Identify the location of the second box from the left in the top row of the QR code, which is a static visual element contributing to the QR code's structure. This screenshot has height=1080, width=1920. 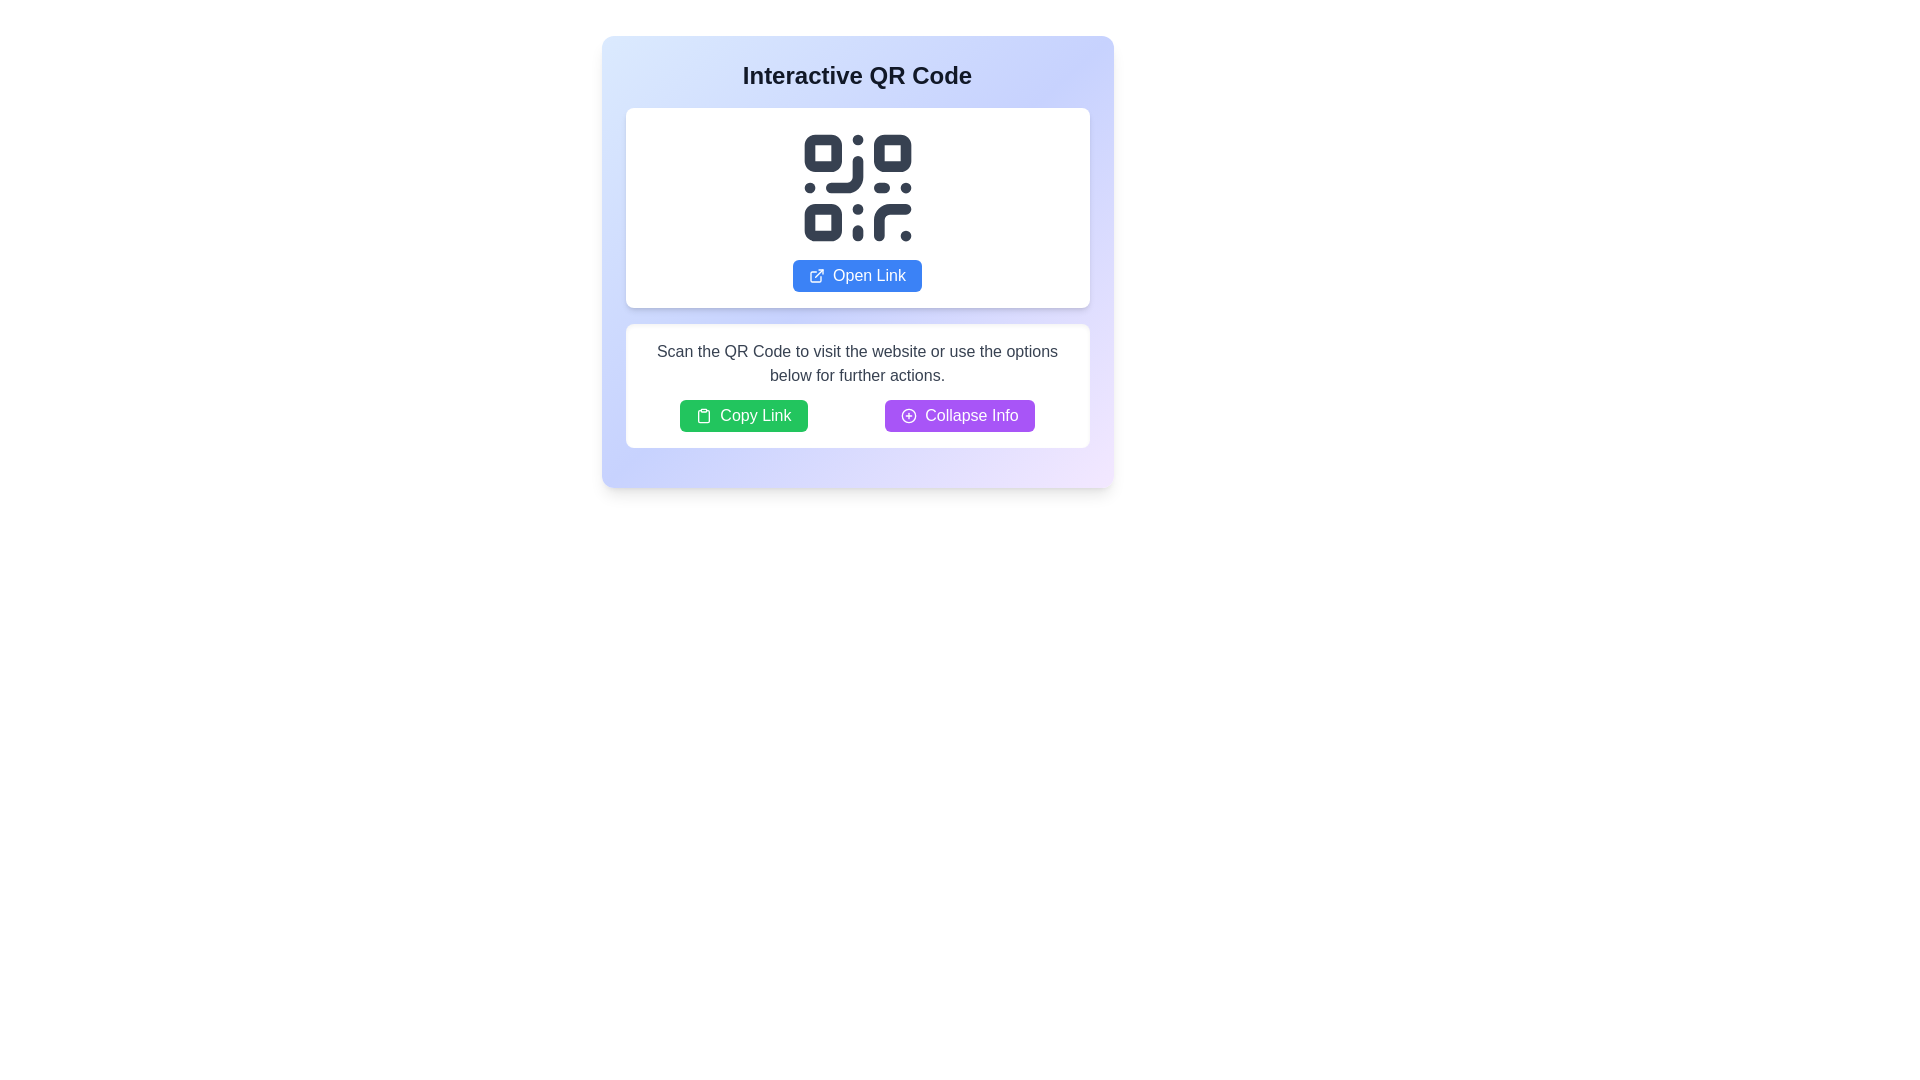
(891, 152).